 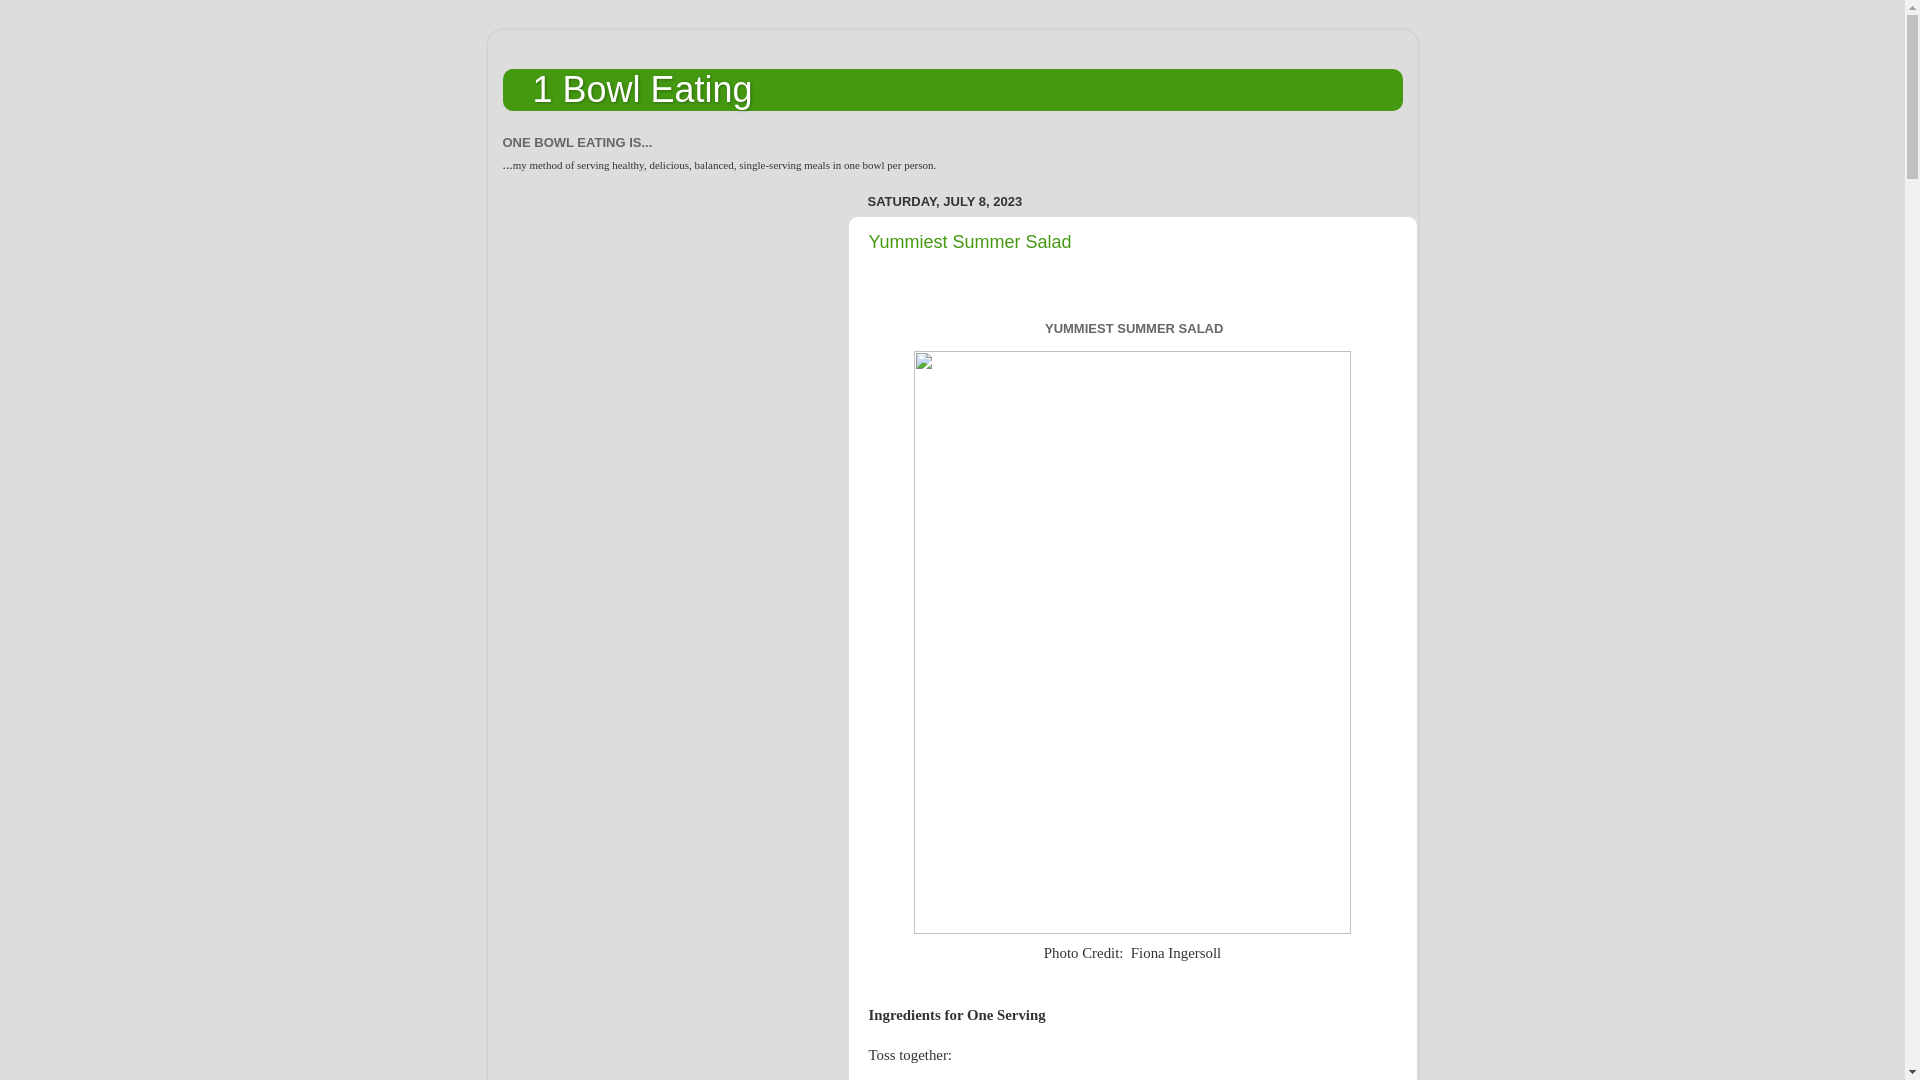 I want to click on 'Yummiest Summer Salad', so click(x=969, y=241).